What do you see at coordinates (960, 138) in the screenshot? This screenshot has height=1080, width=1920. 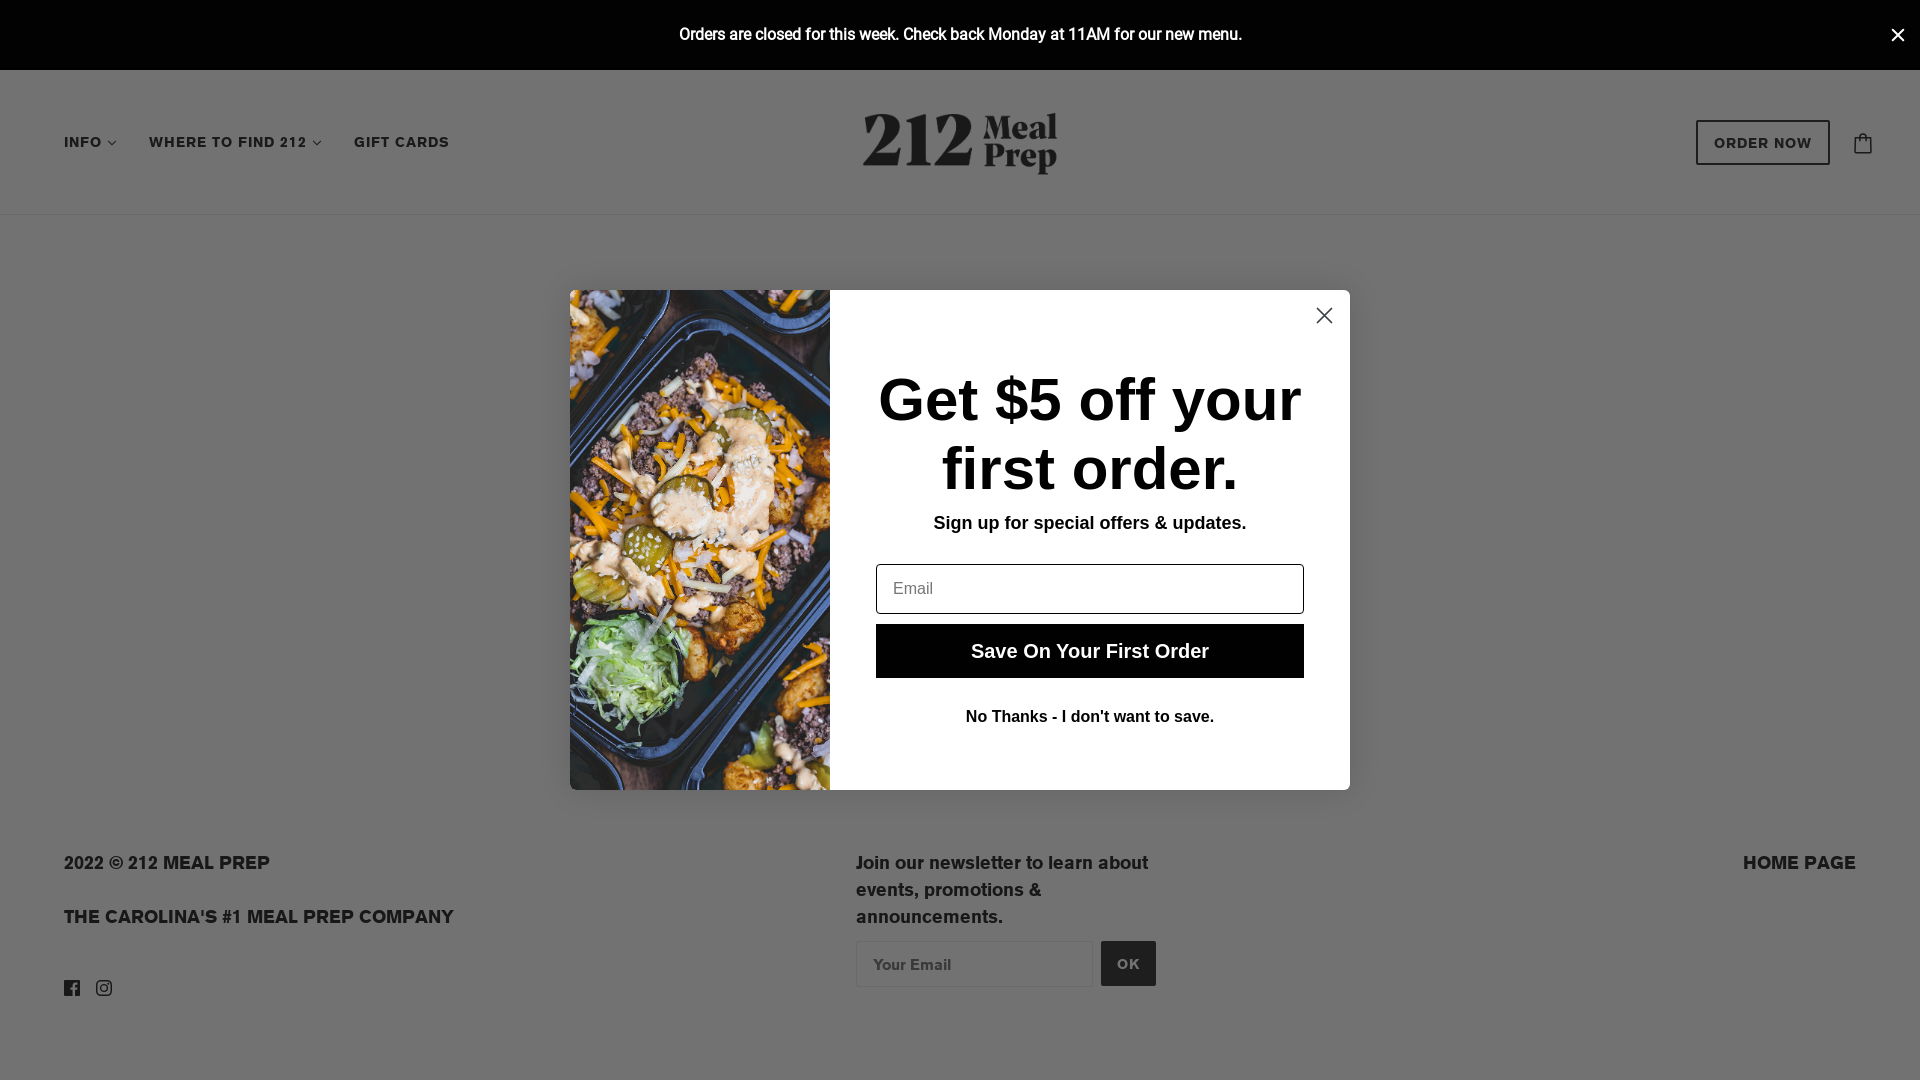 I see `'212meals'` at bounding box center [960, 138].